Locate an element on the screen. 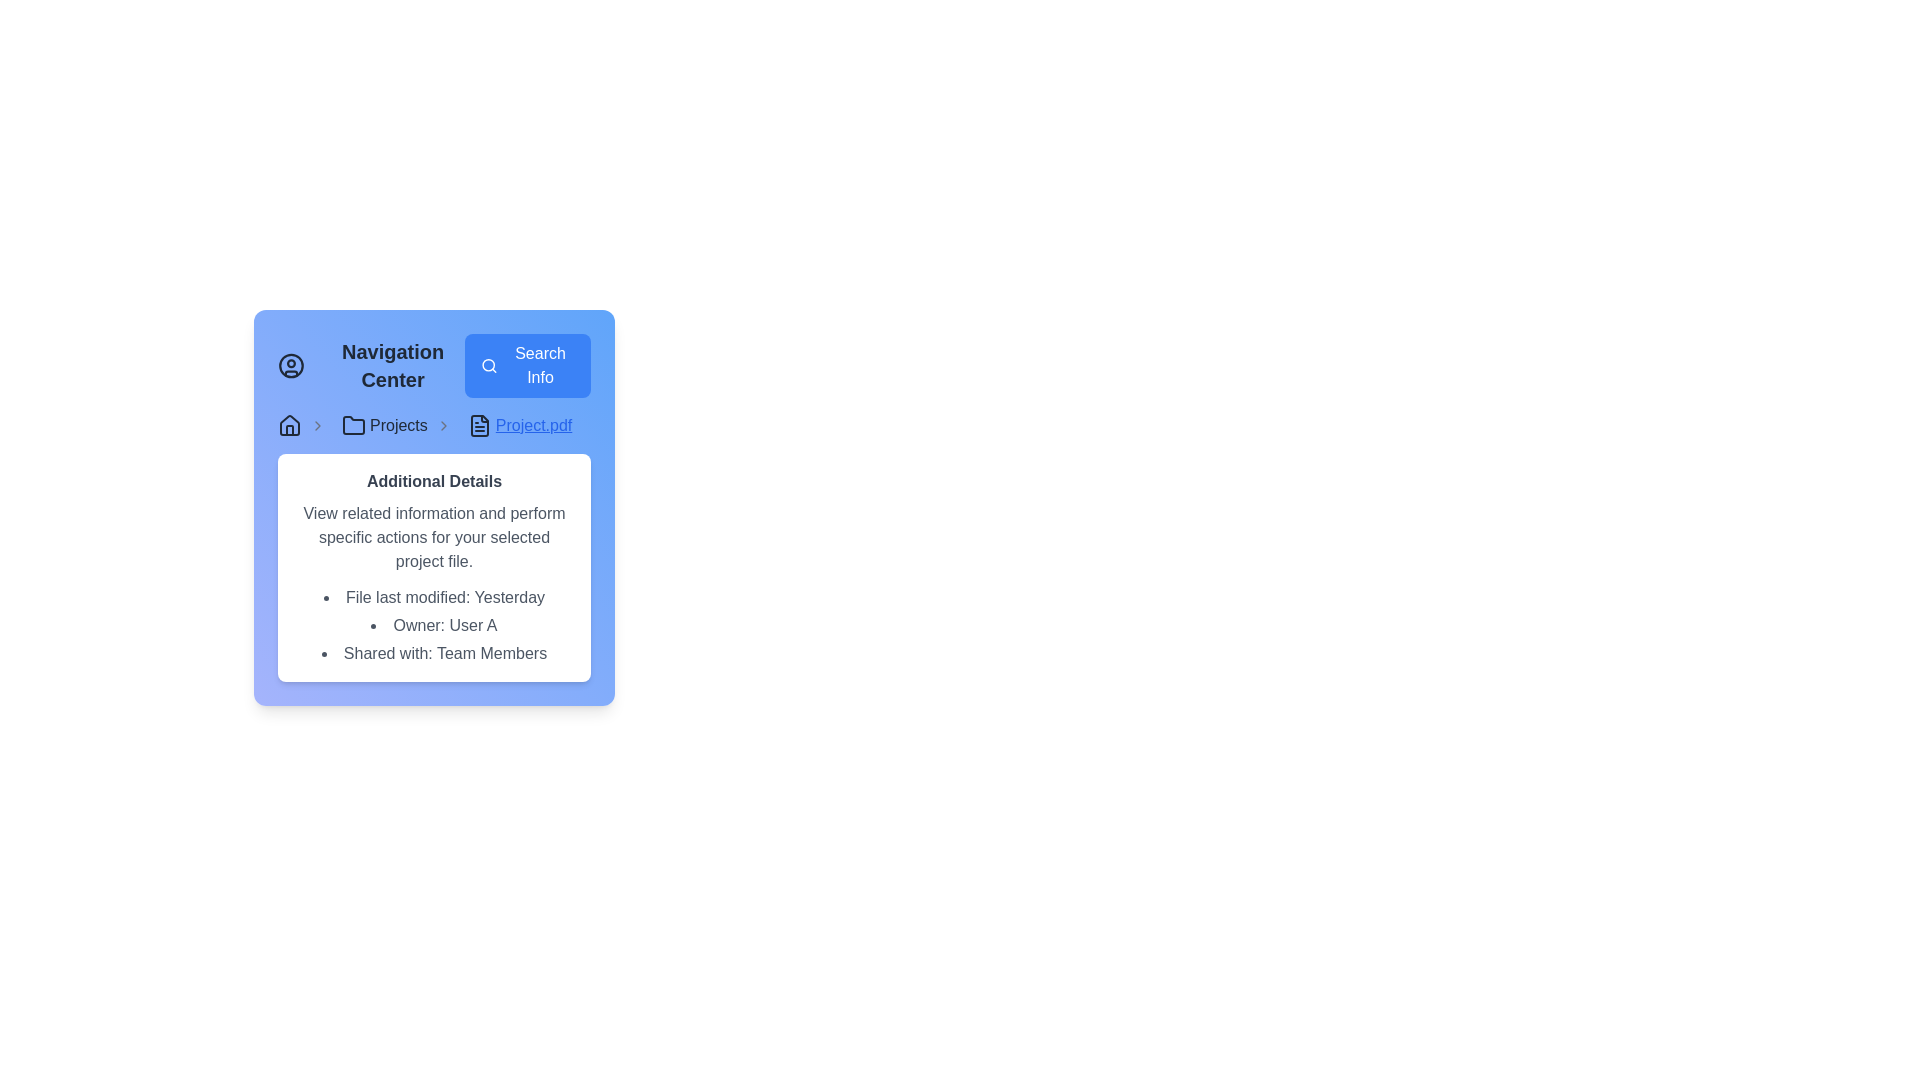 The image size is (1920, 1080). the 'Projects' text label in the breadcrumb navigation which indicates the current hierarchical level is located at coordinates (398, 424).